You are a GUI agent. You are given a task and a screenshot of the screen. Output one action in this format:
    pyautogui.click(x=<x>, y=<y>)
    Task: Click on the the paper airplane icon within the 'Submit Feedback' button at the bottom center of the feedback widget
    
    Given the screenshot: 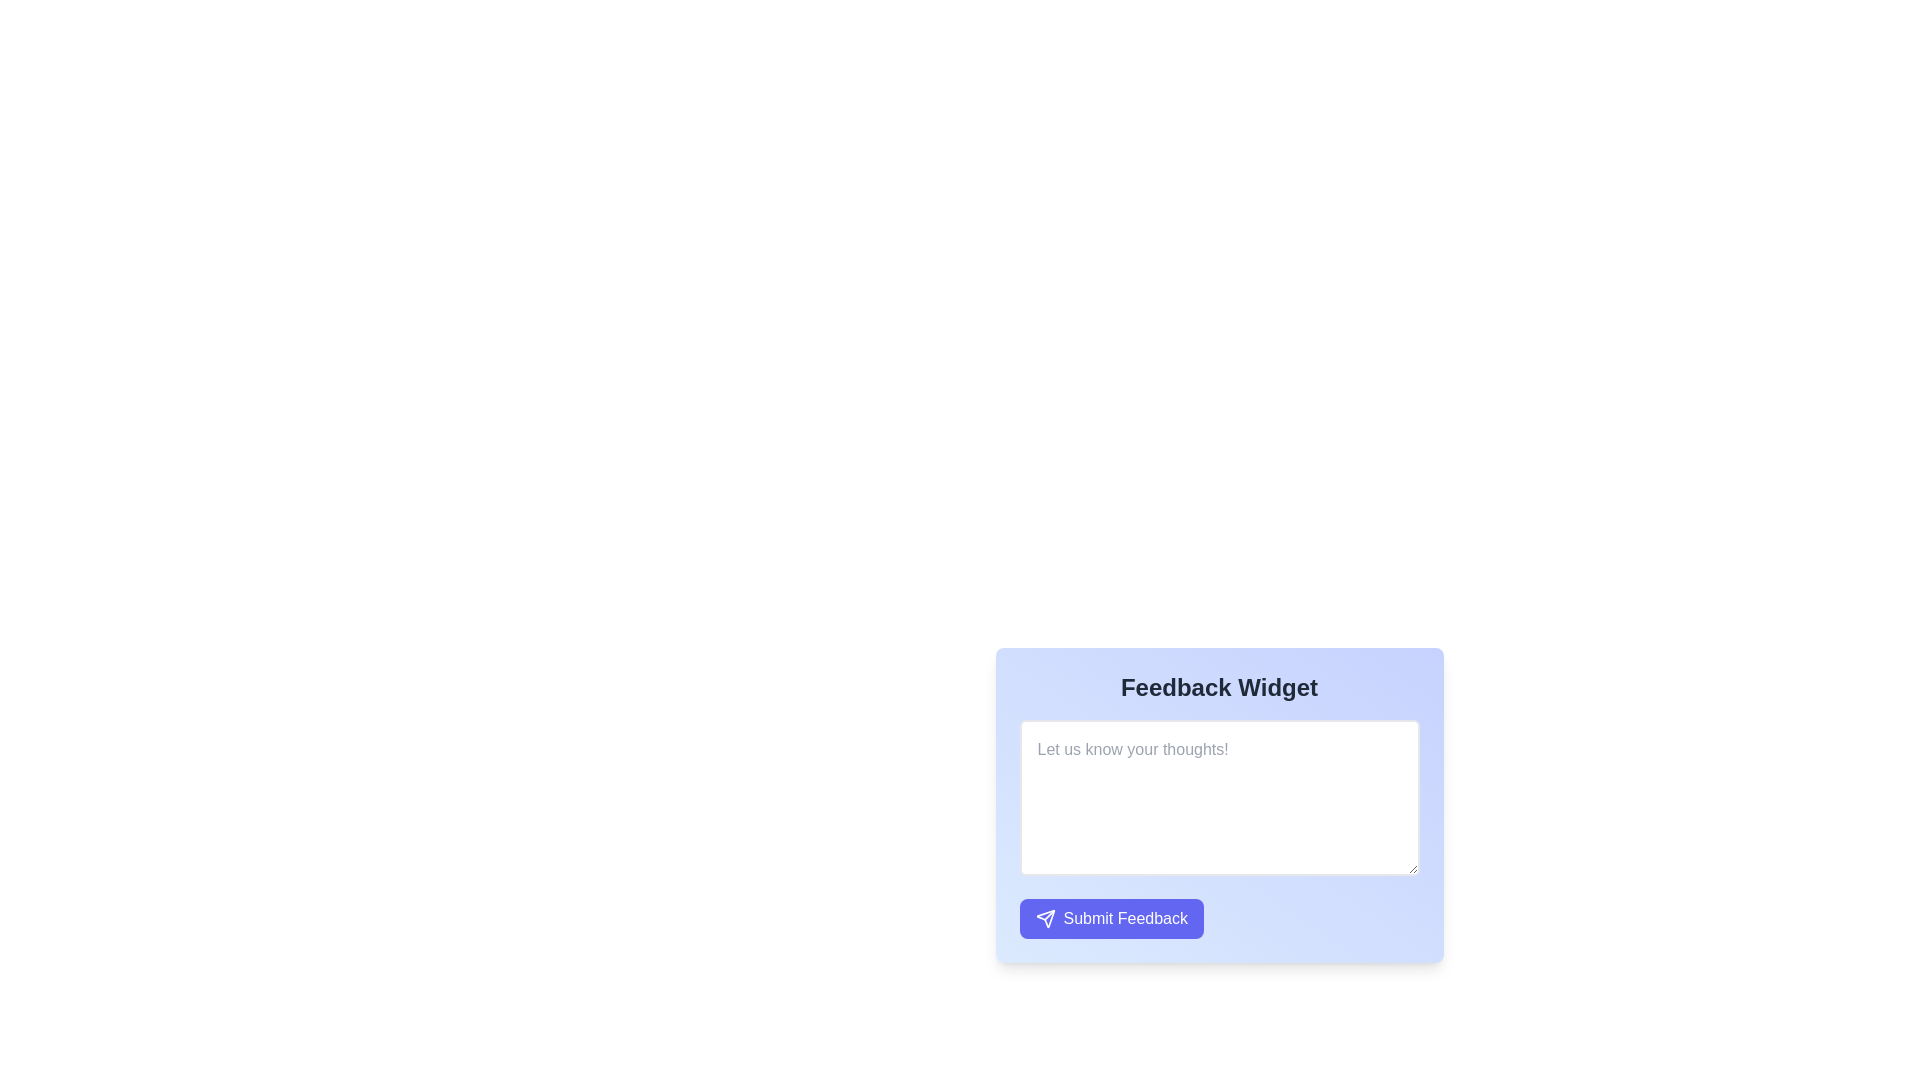 What is the action you would take?
    pyautogui.click(x=1044, y=918)
    